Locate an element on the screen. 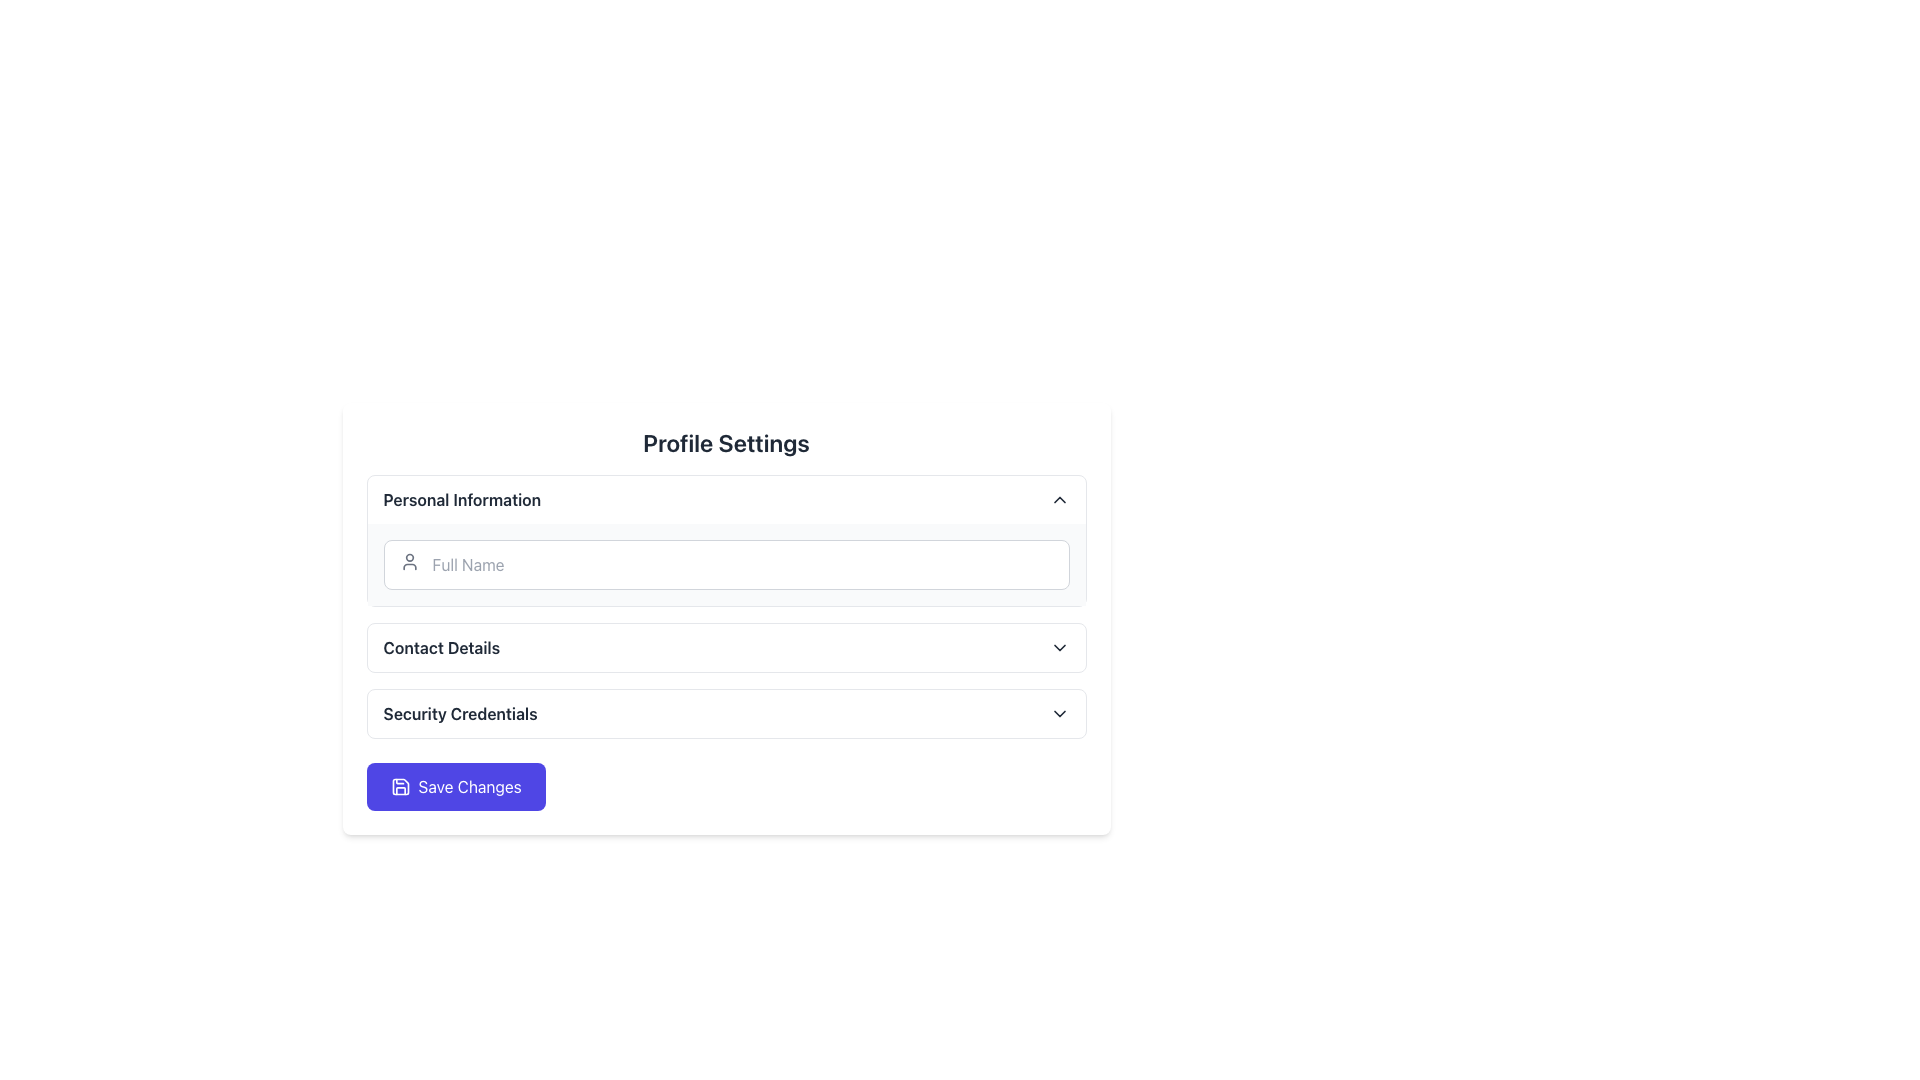 The image size is (1920, 1080). the icon located in the Profile Settings section, to the left of the Full Name input field, serving as a visual aid for identifying user information context is located at coordinates (408, 562).